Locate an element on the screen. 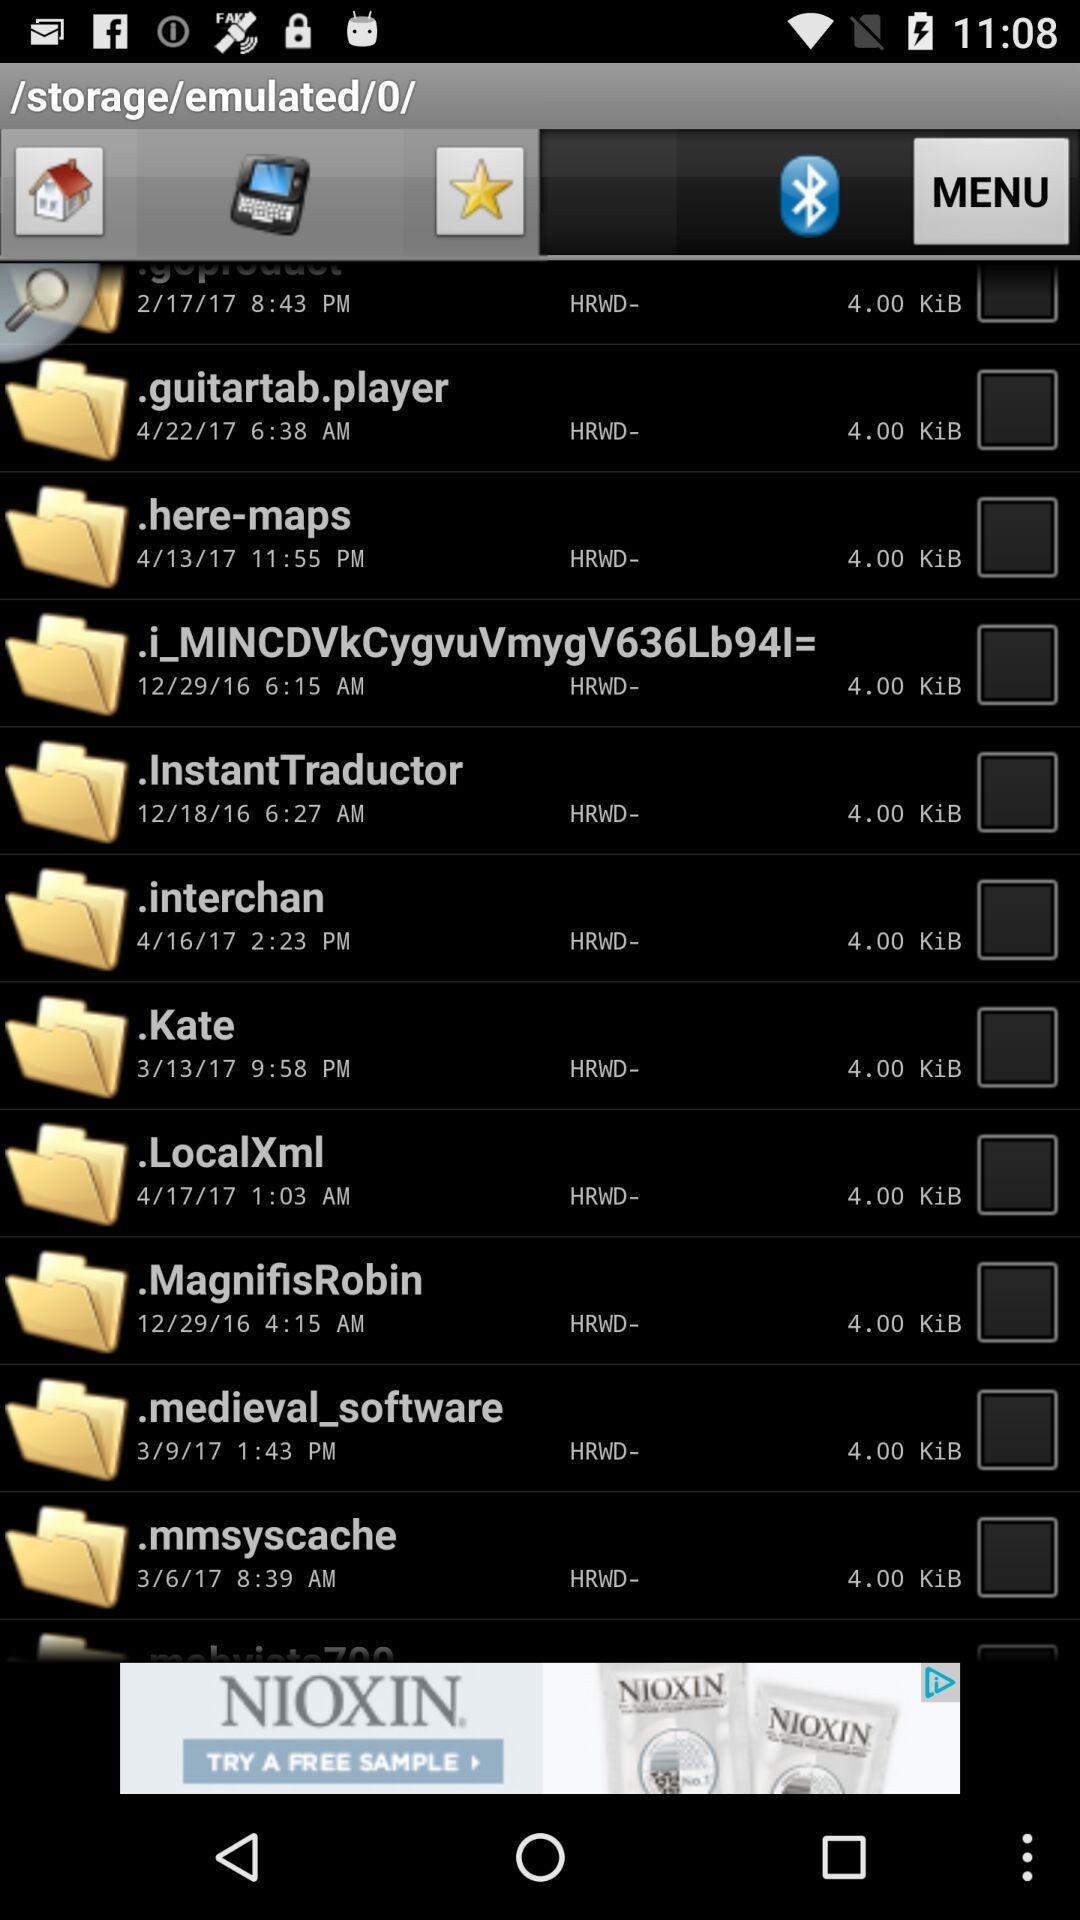  file is located at coordinates (1023, 302).